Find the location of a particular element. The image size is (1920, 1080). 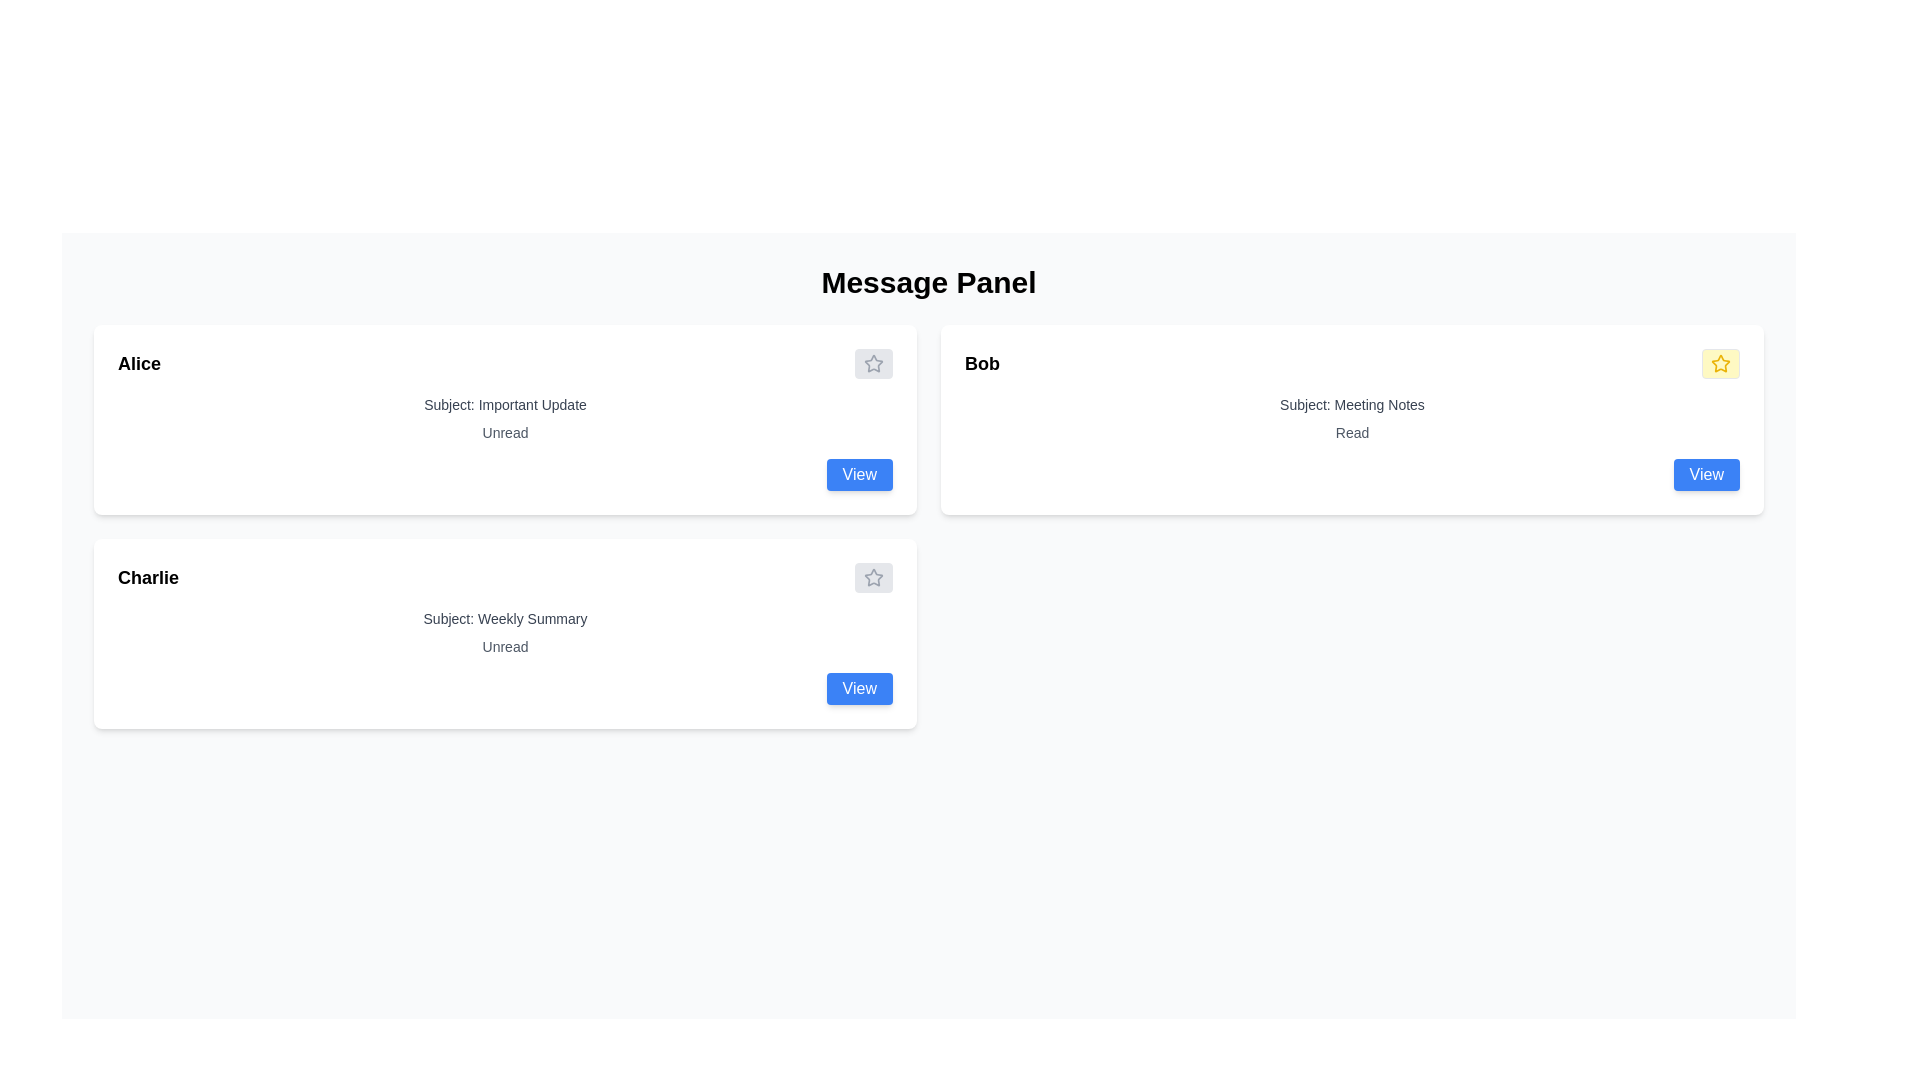

the text display reading 'Subject: Important Update', which is styled in a smaller, gray font and positioned below the sender's name 'Alice' within the message card is located at coordinates (505, 405).